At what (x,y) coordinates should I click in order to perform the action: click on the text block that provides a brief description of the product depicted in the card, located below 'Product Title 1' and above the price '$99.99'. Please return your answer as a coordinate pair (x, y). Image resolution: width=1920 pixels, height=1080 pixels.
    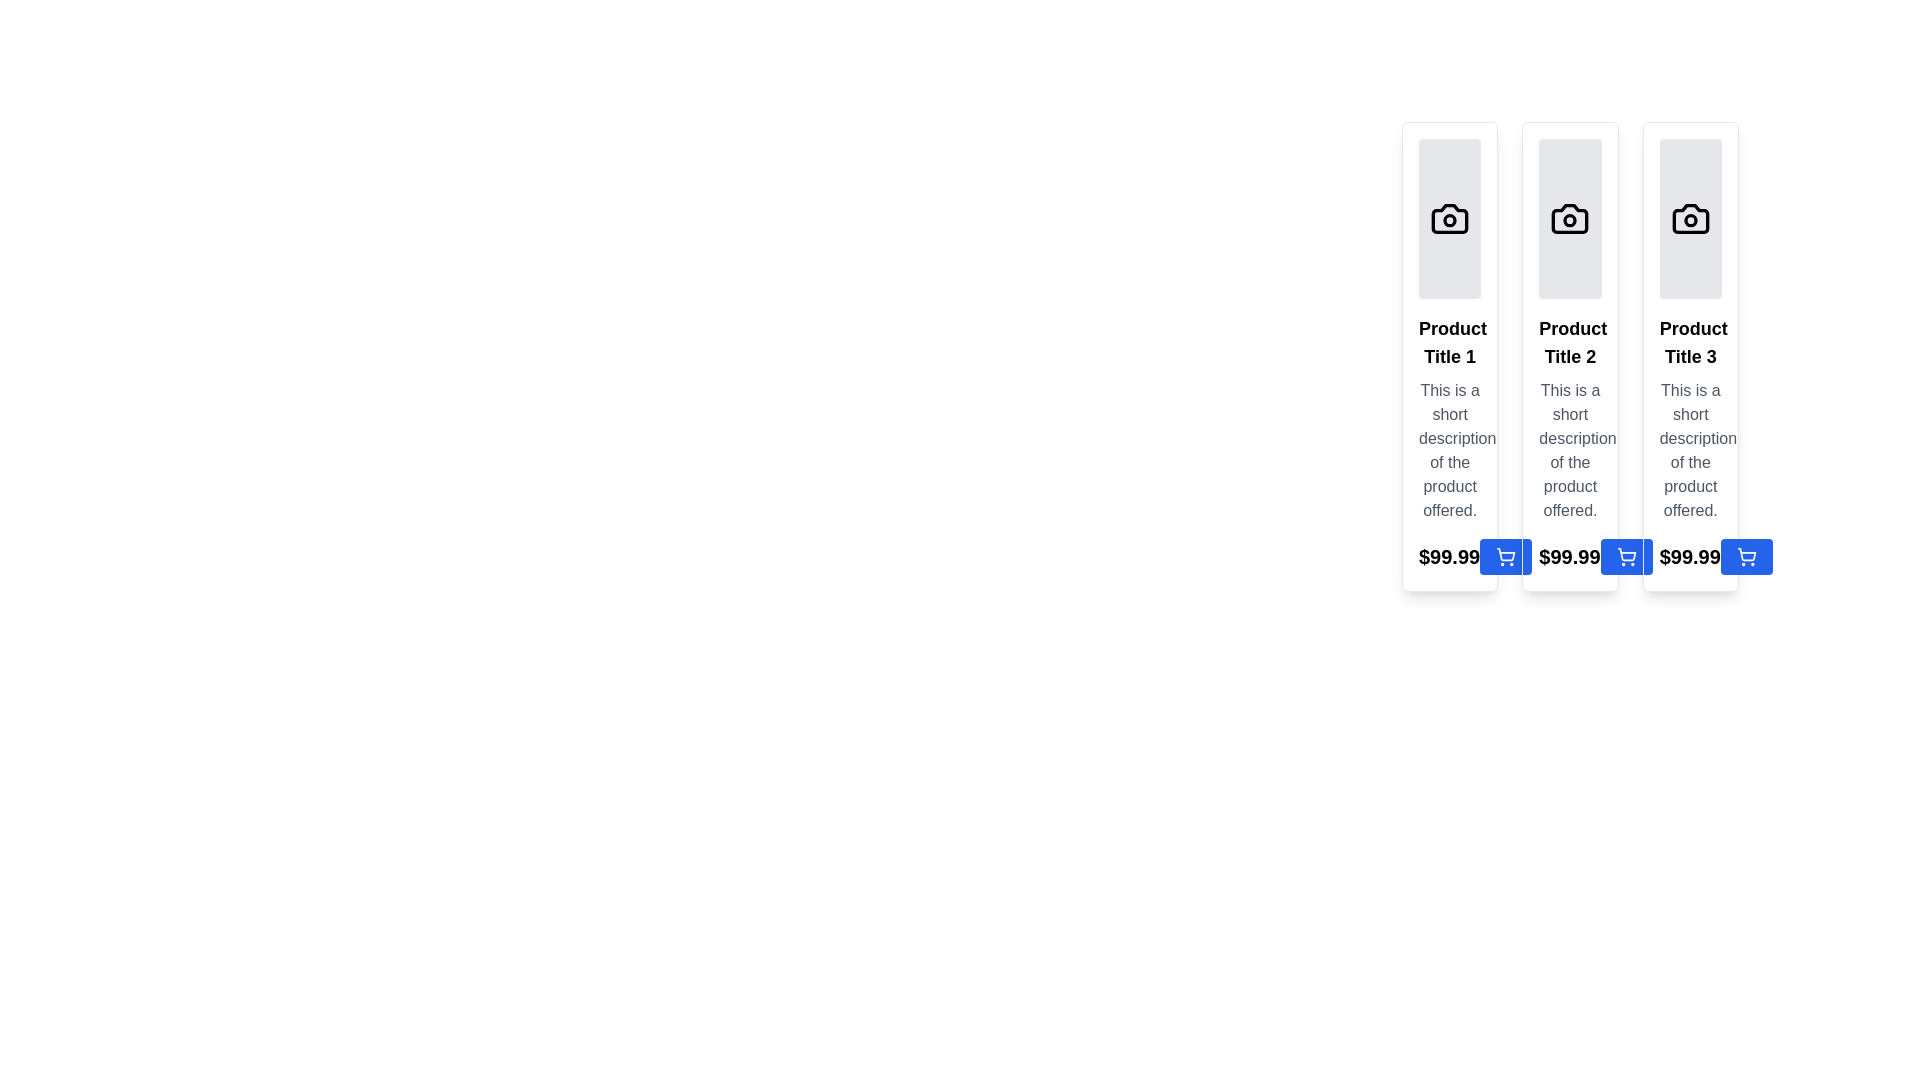
    Looking at the image, I should click on (1450, 451).